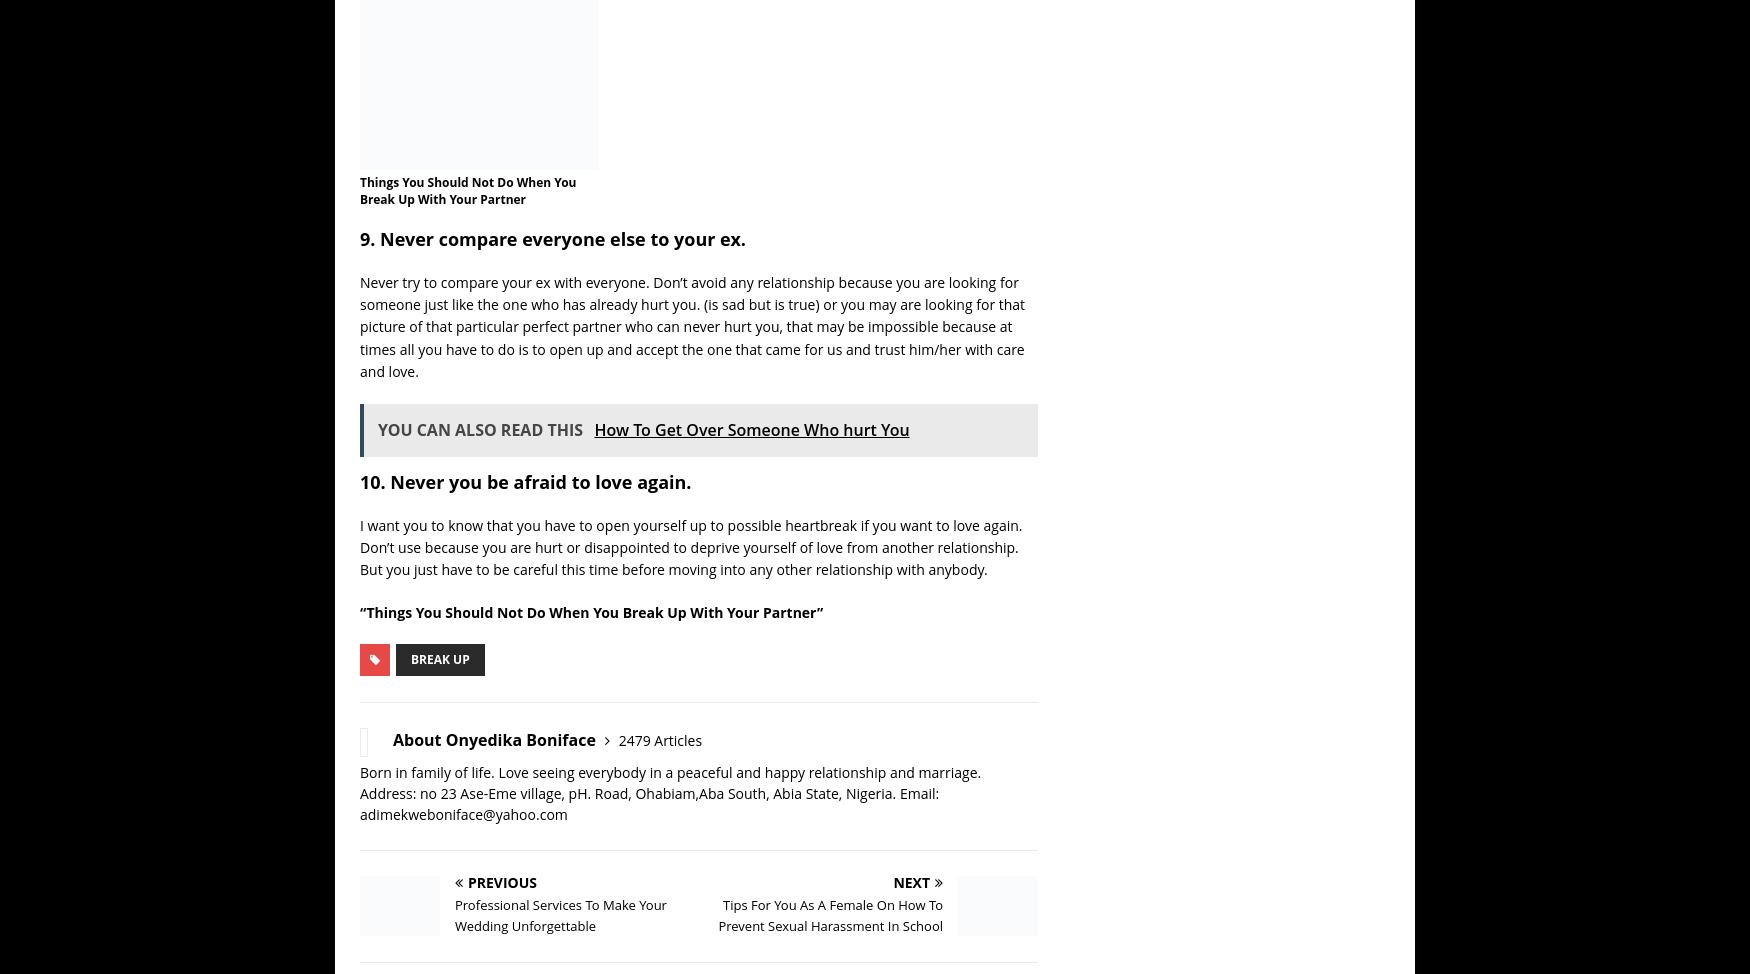  What do you see at coordinates (682, 814) in the screenshot?
I see `'adimekweboniface@yahoo.com'` at bounding box center [682, 814].